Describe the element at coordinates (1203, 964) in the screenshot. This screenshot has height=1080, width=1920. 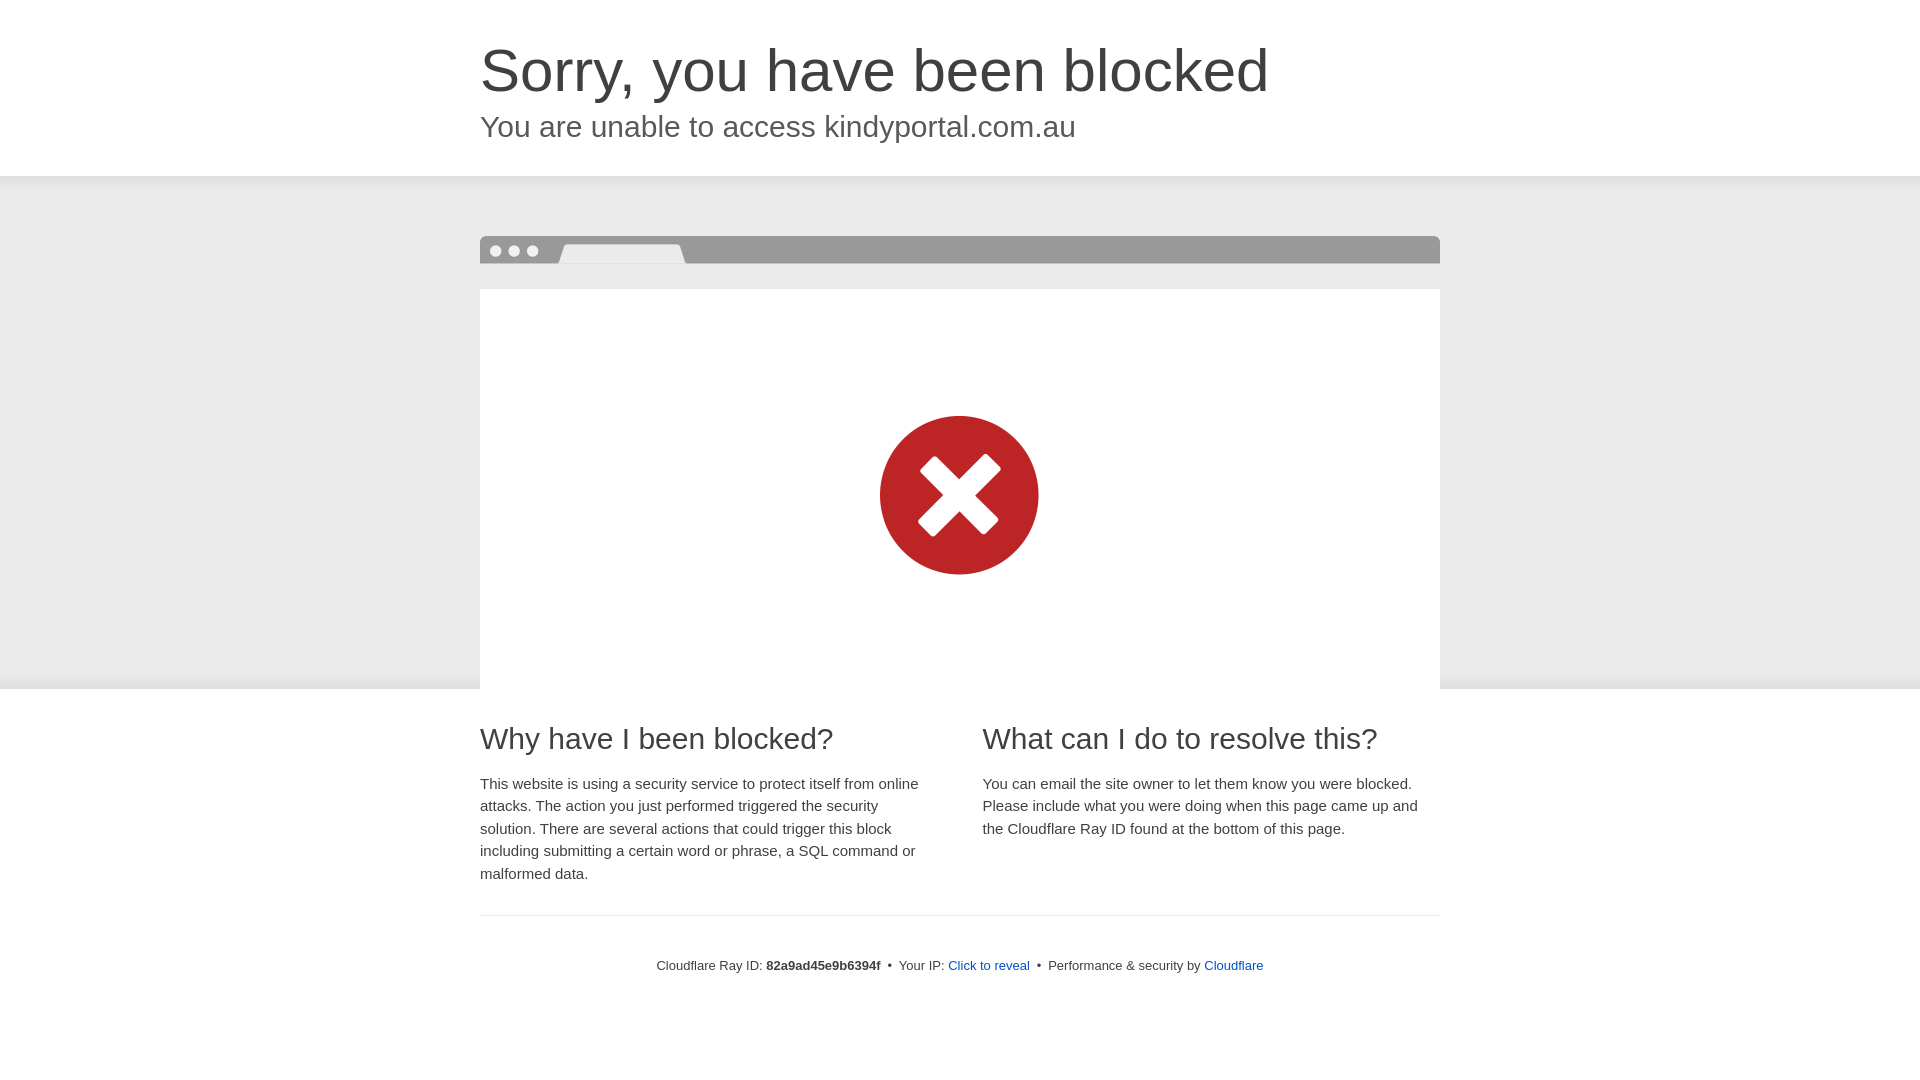
I see `'Cloudflare'` at that location.